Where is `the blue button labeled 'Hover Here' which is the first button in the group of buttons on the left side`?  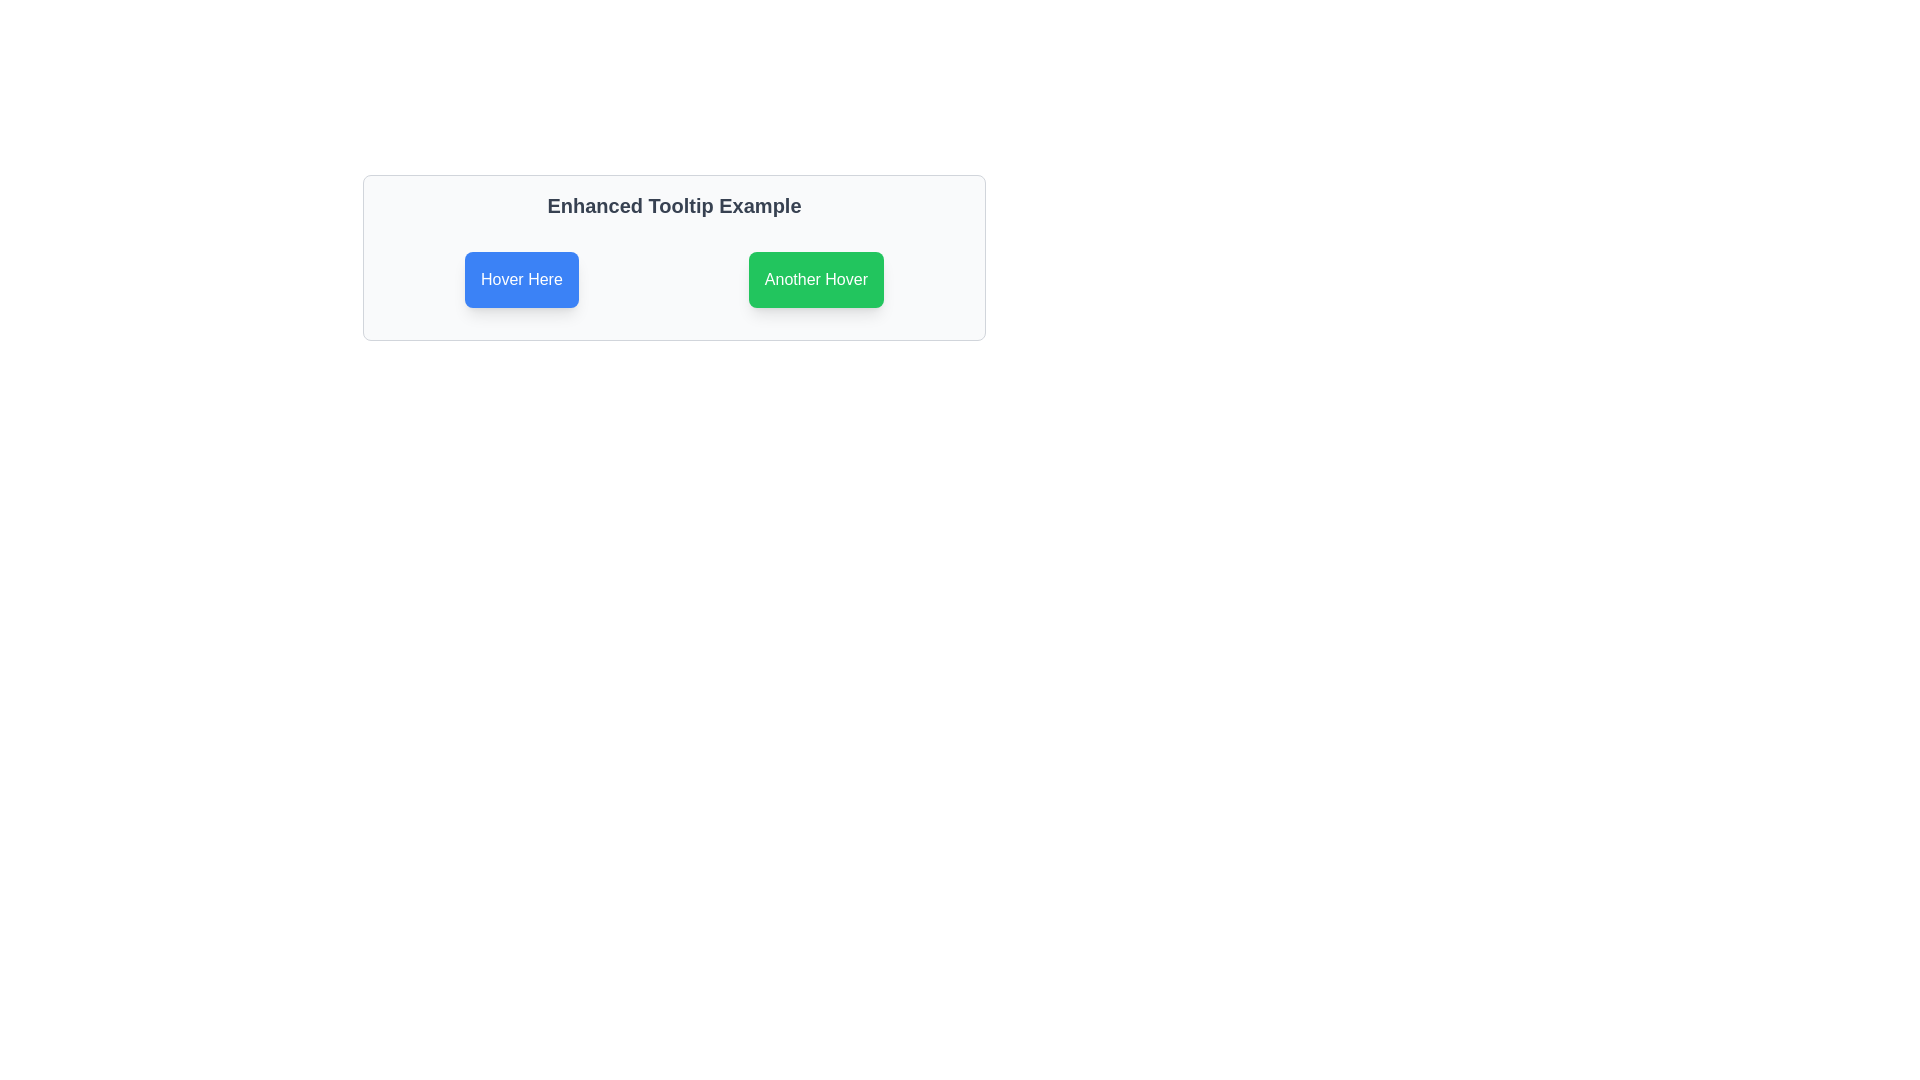
the blue button labeled 'Hover Here' which is the first button in the group of buttons on the left side is located at coordinates (521, 280).